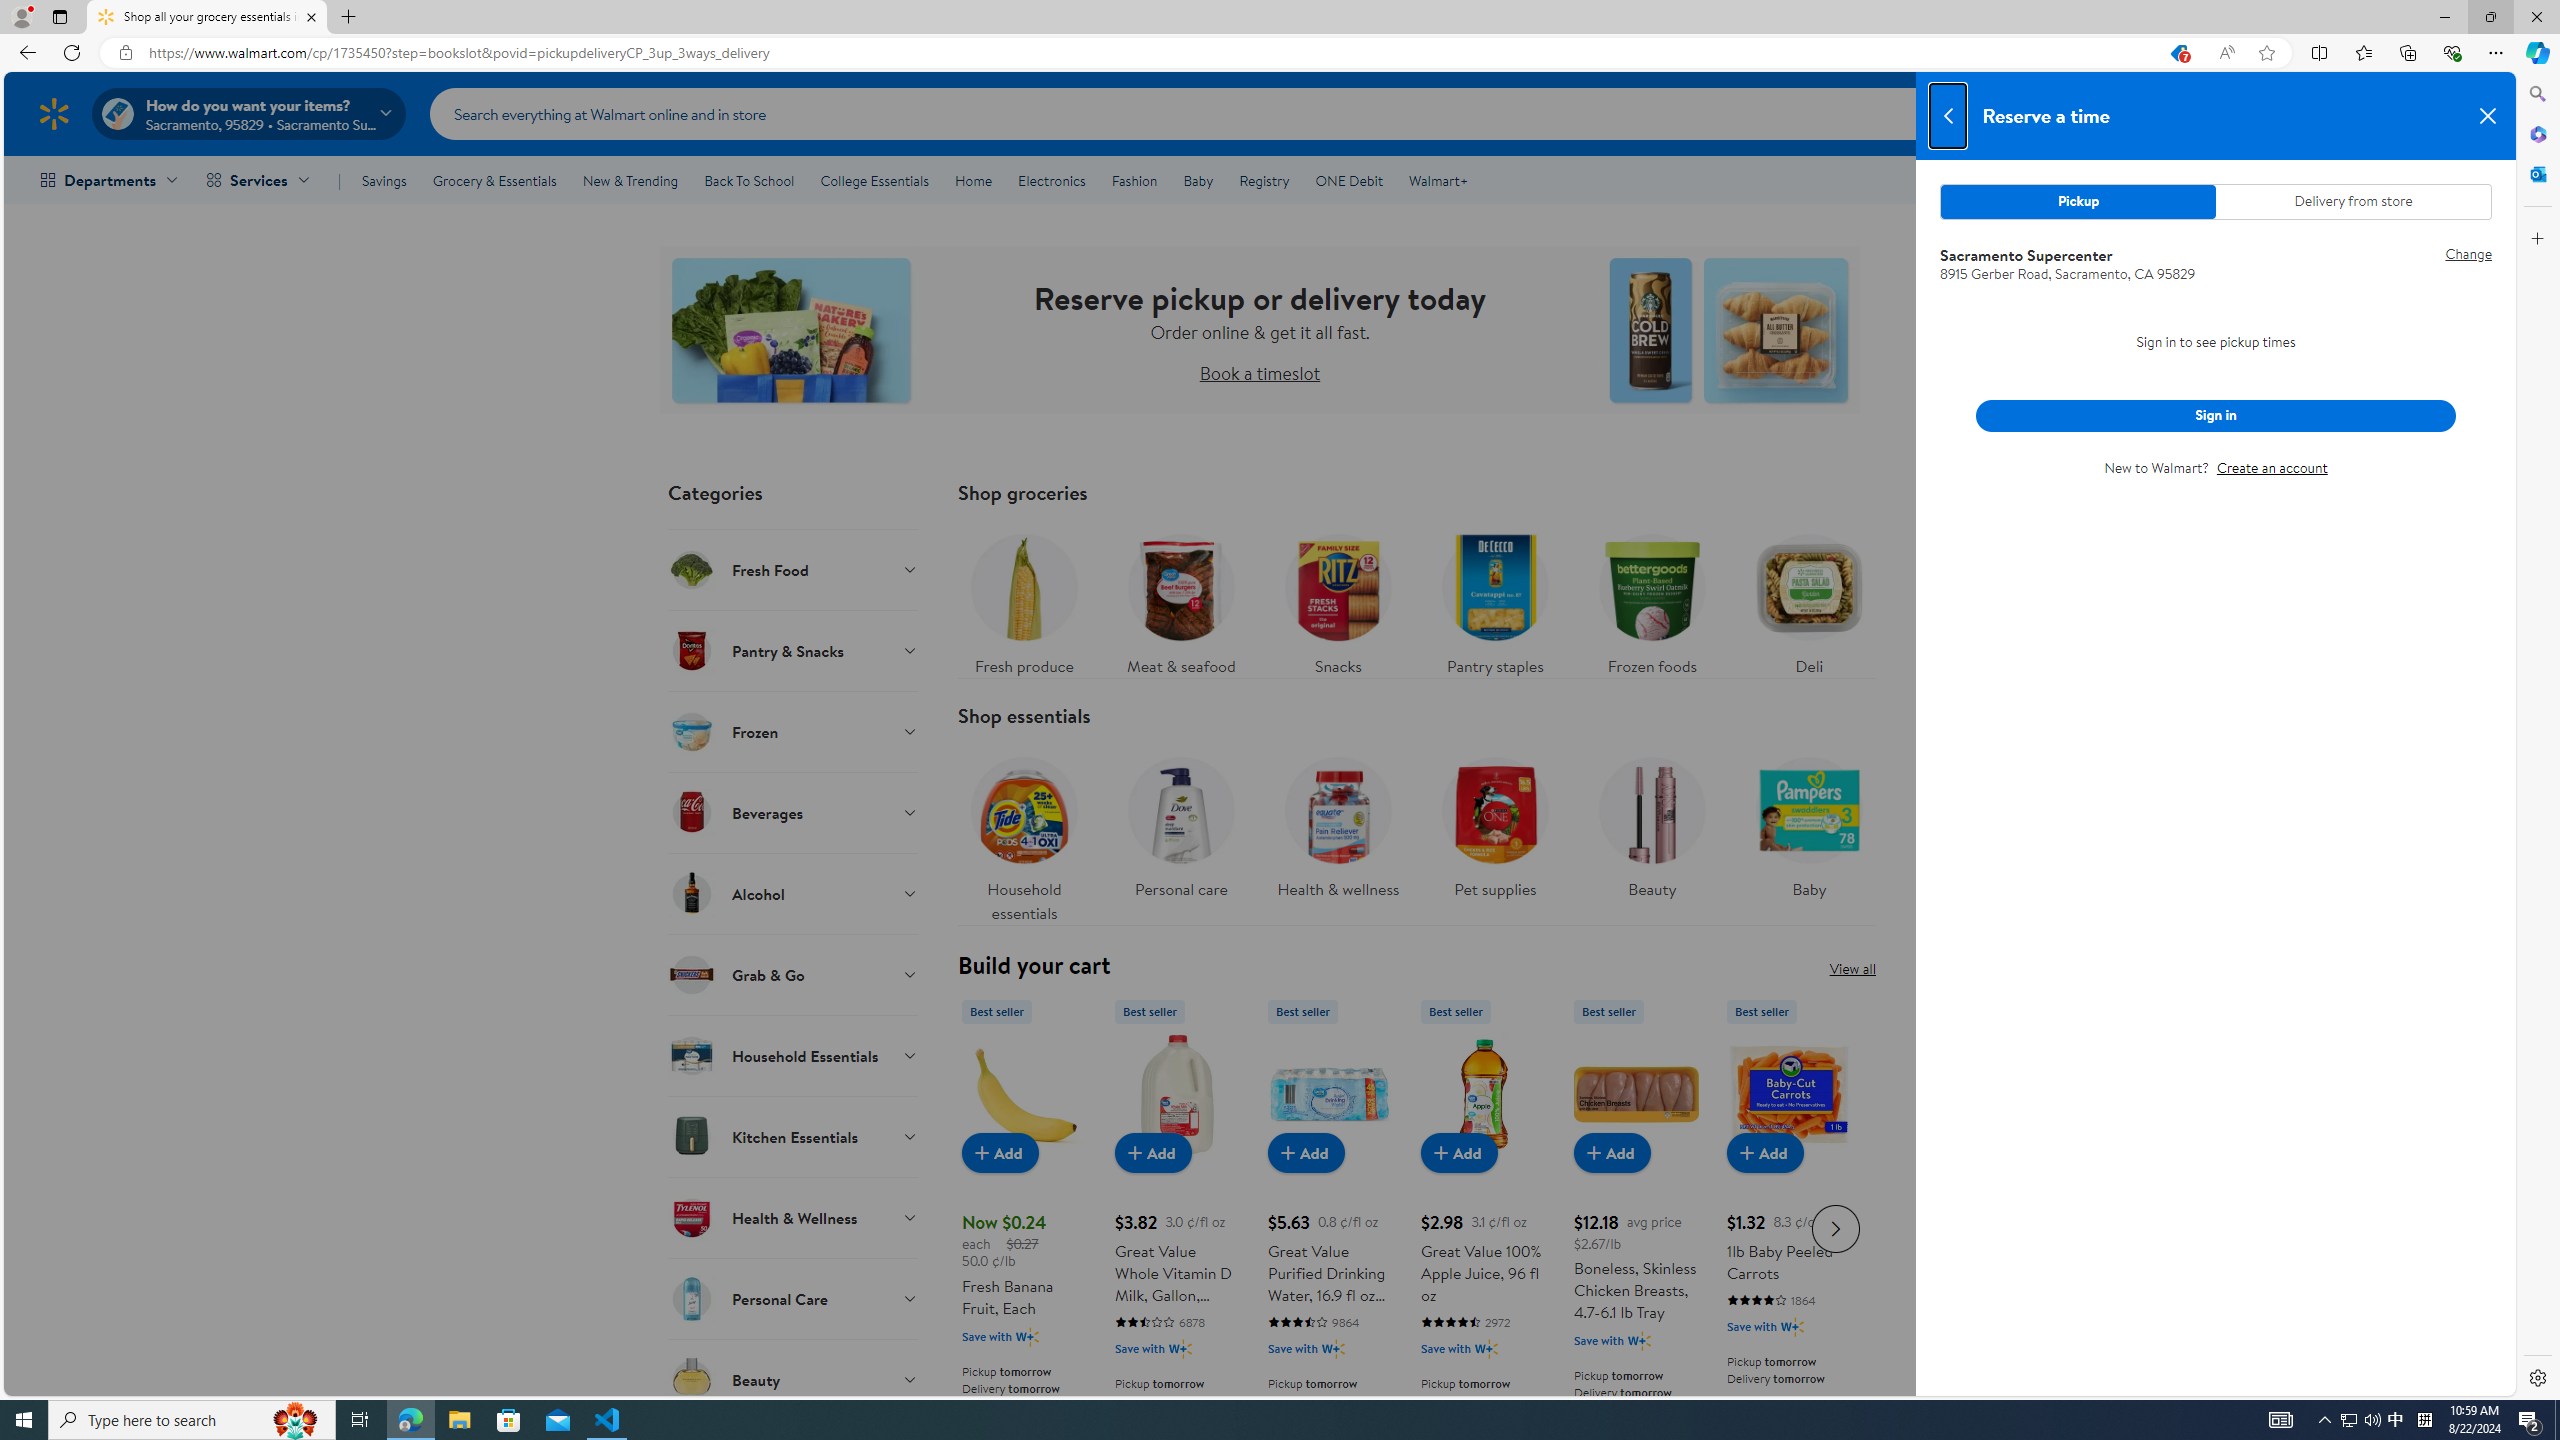 The image size is (2560, 1440). What do you see at coordinates (2461, 112) in the screenshot?
I see `'Cart contains 0 items Total Amount $0.00'` at bounding box center [2461, 112].